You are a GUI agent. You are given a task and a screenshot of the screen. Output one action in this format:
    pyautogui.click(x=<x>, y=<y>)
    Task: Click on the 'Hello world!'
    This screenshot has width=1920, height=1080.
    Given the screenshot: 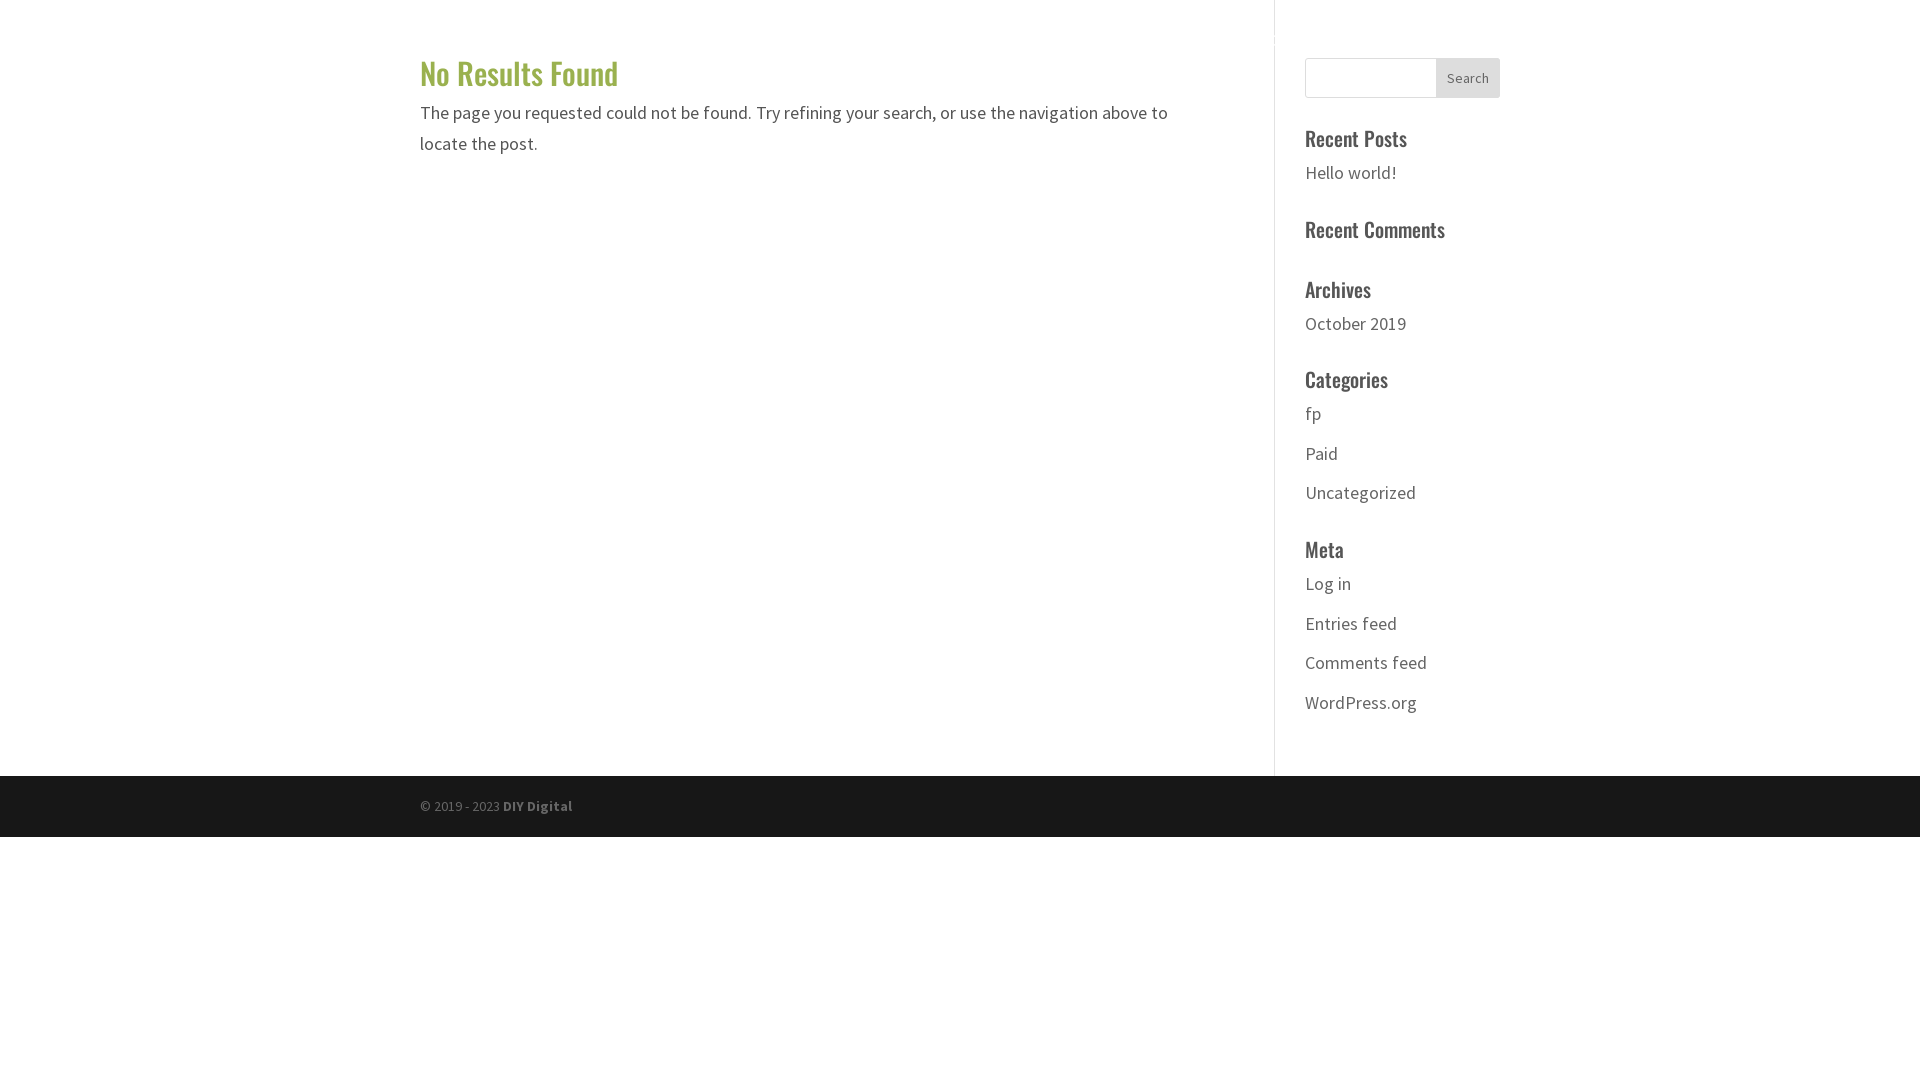 What is the action you would take?
    pyautogui.click(x=1350, y=171)
    